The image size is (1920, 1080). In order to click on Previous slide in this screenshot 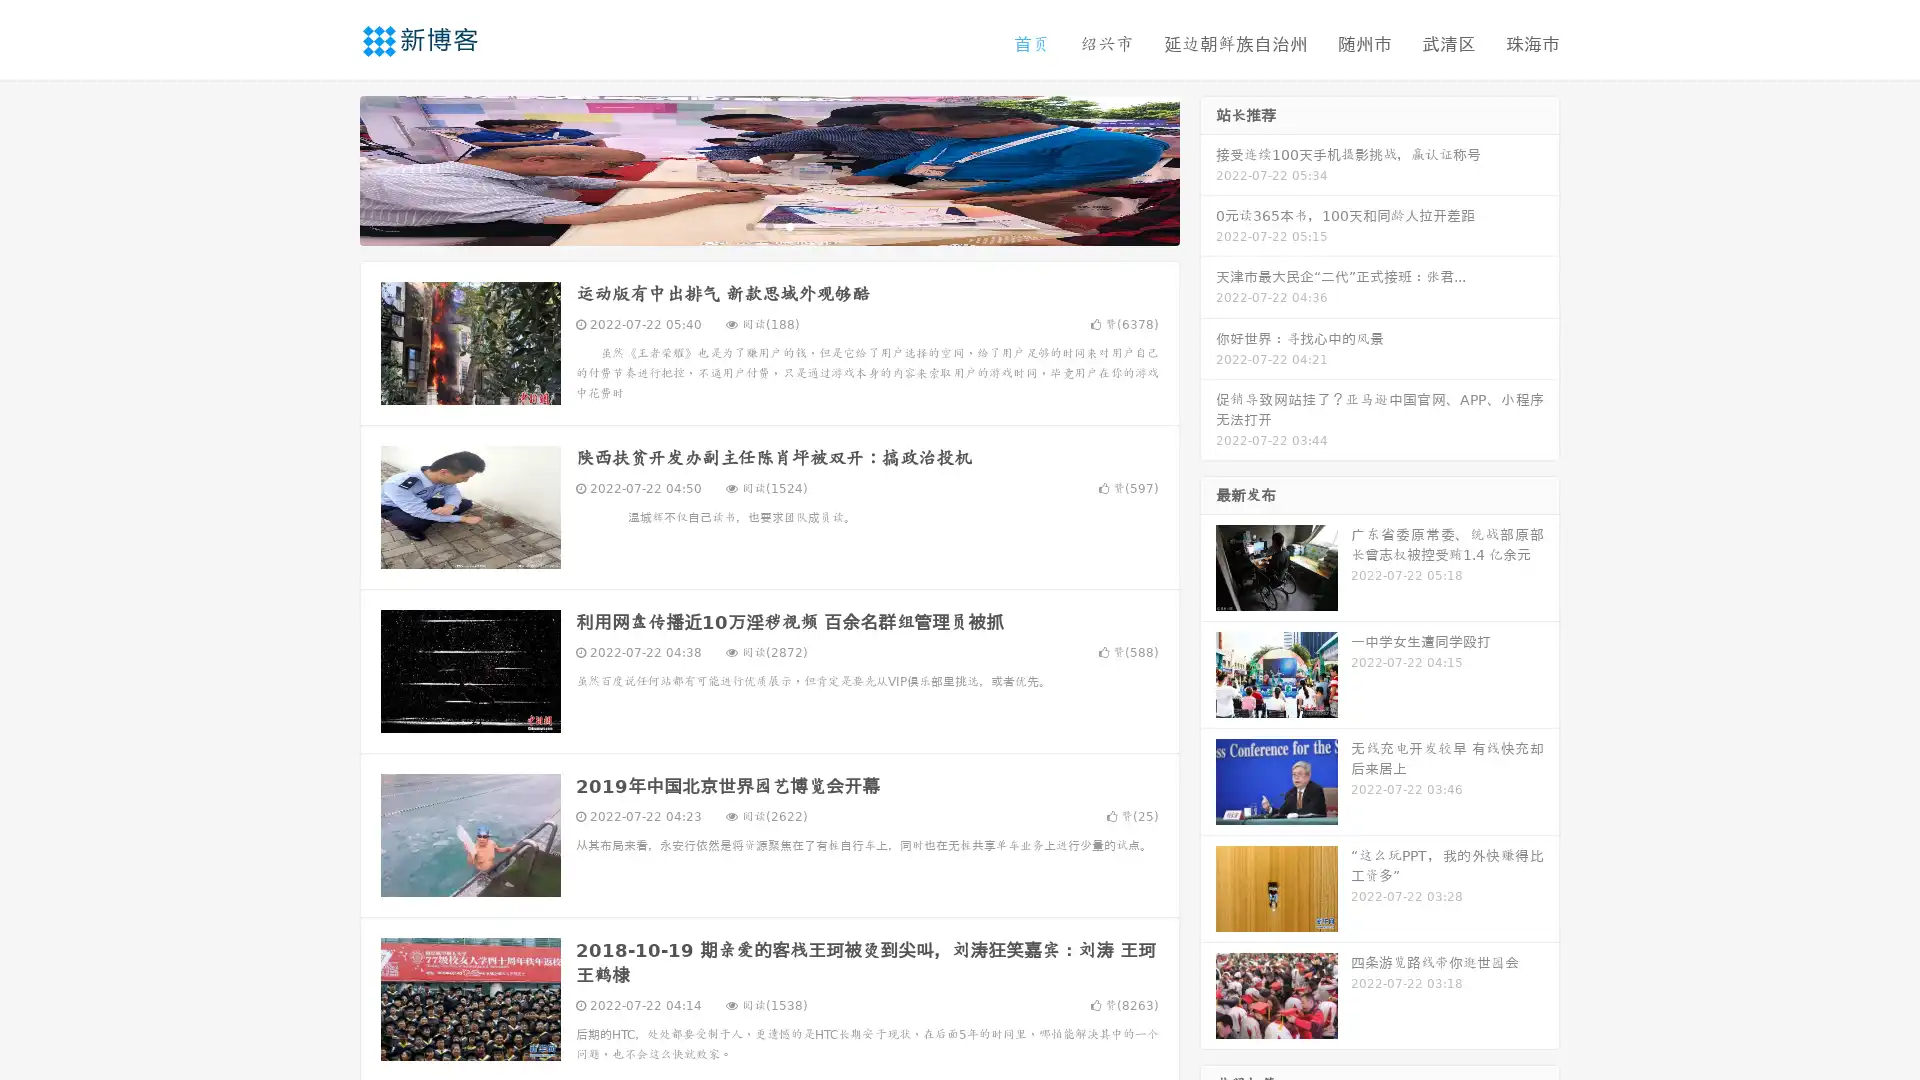, I will do `click(330, 168)`.